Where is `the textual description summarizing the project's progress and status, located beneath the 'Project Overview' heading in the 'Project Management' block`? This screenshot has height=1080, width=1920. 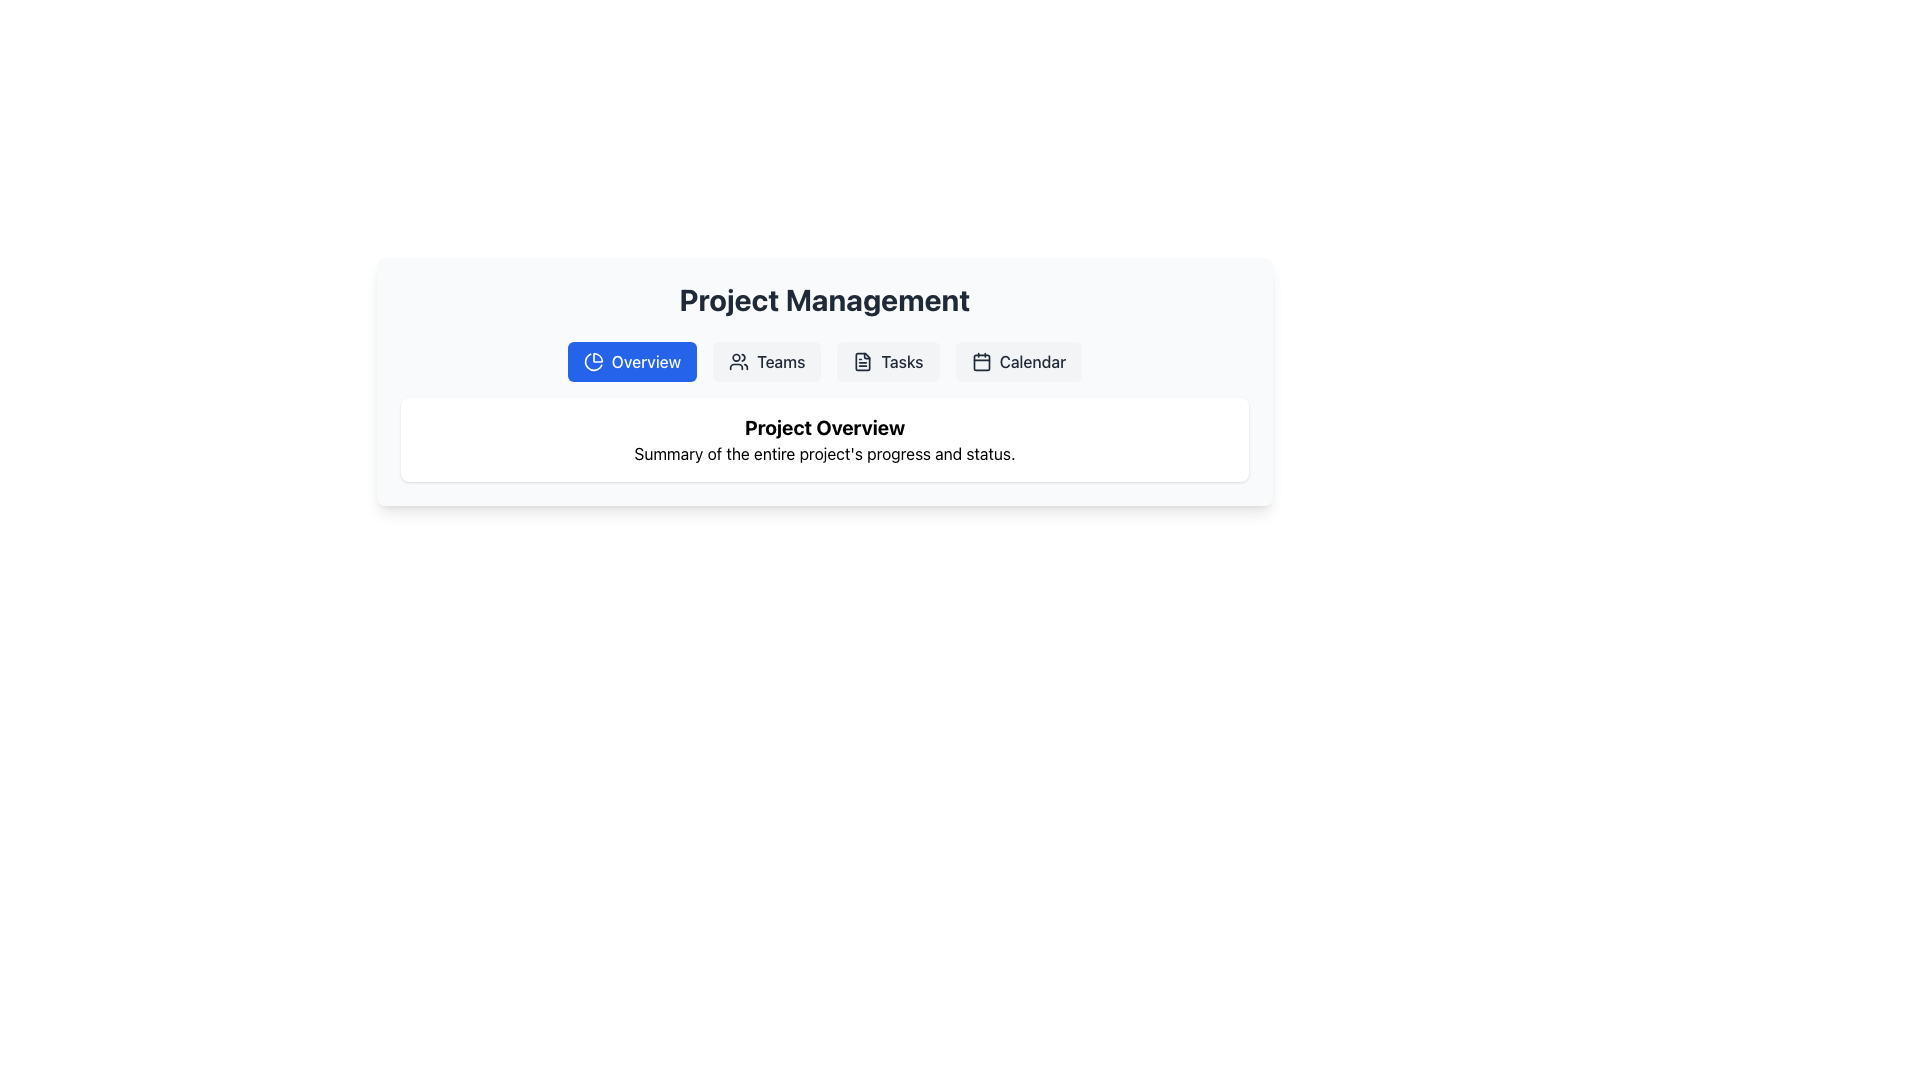
the textual description summarizing the project's progress and status, located beneath the 'Project Overview' heading in the 'Project Management' block is located at coordinates (825, 454).